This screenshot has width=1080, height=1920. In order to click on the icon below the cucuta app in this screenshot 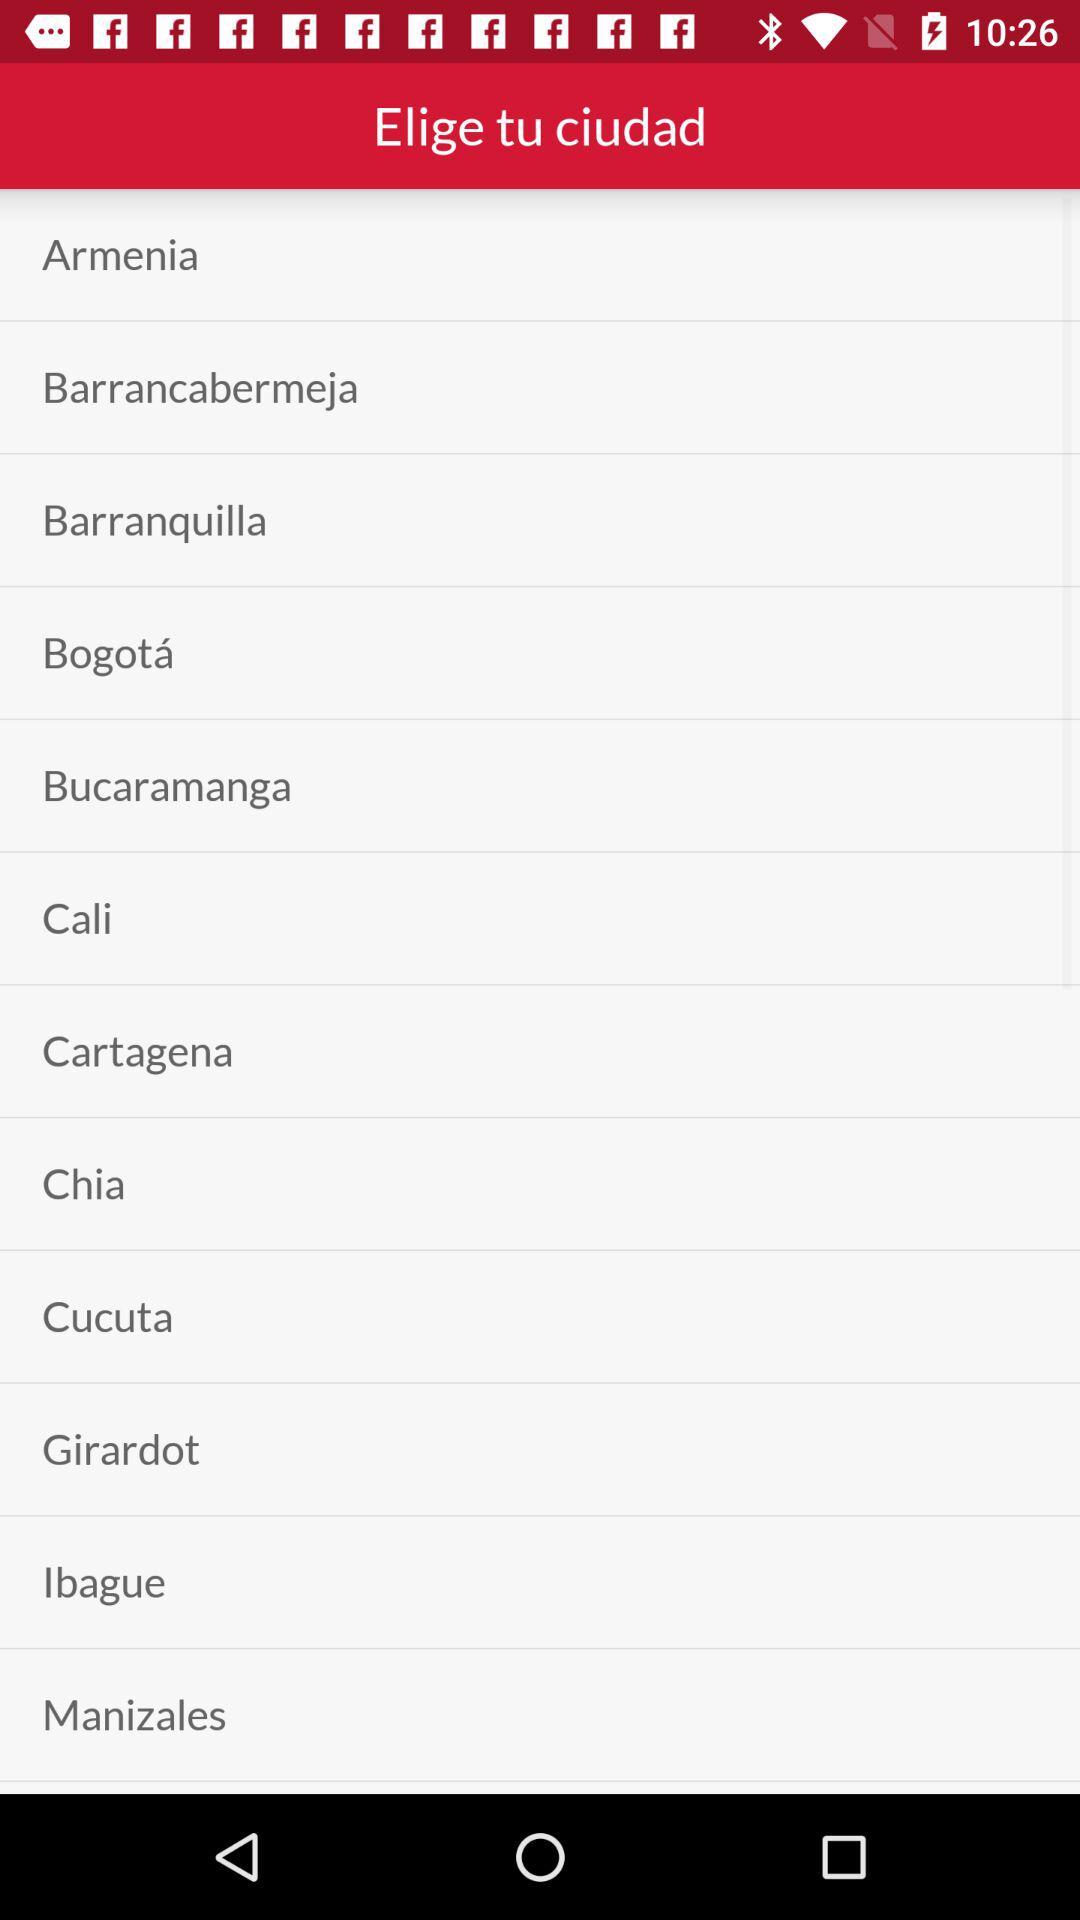, I will do `click(121, 1449)`.